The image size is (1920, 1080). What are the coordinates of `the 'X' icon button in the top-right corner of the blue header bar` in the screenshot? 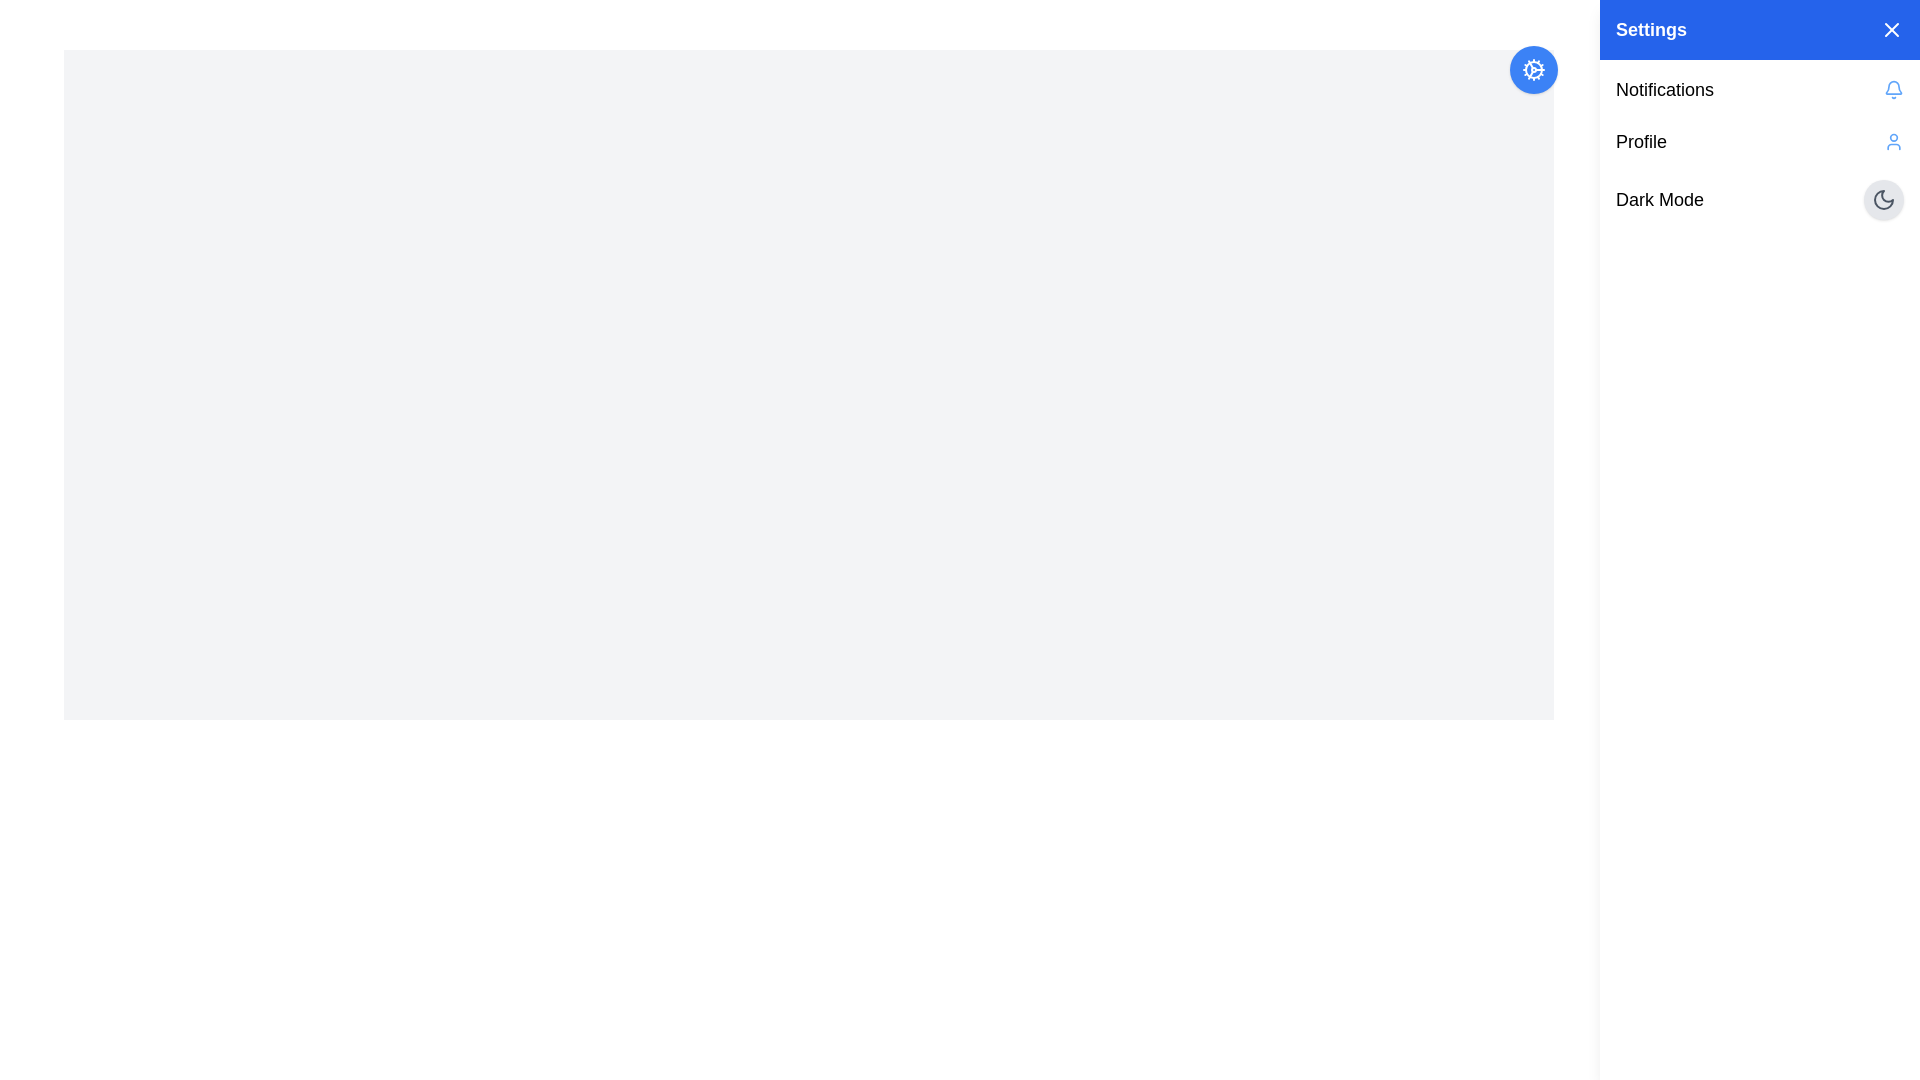 It's located at (1890, 30).